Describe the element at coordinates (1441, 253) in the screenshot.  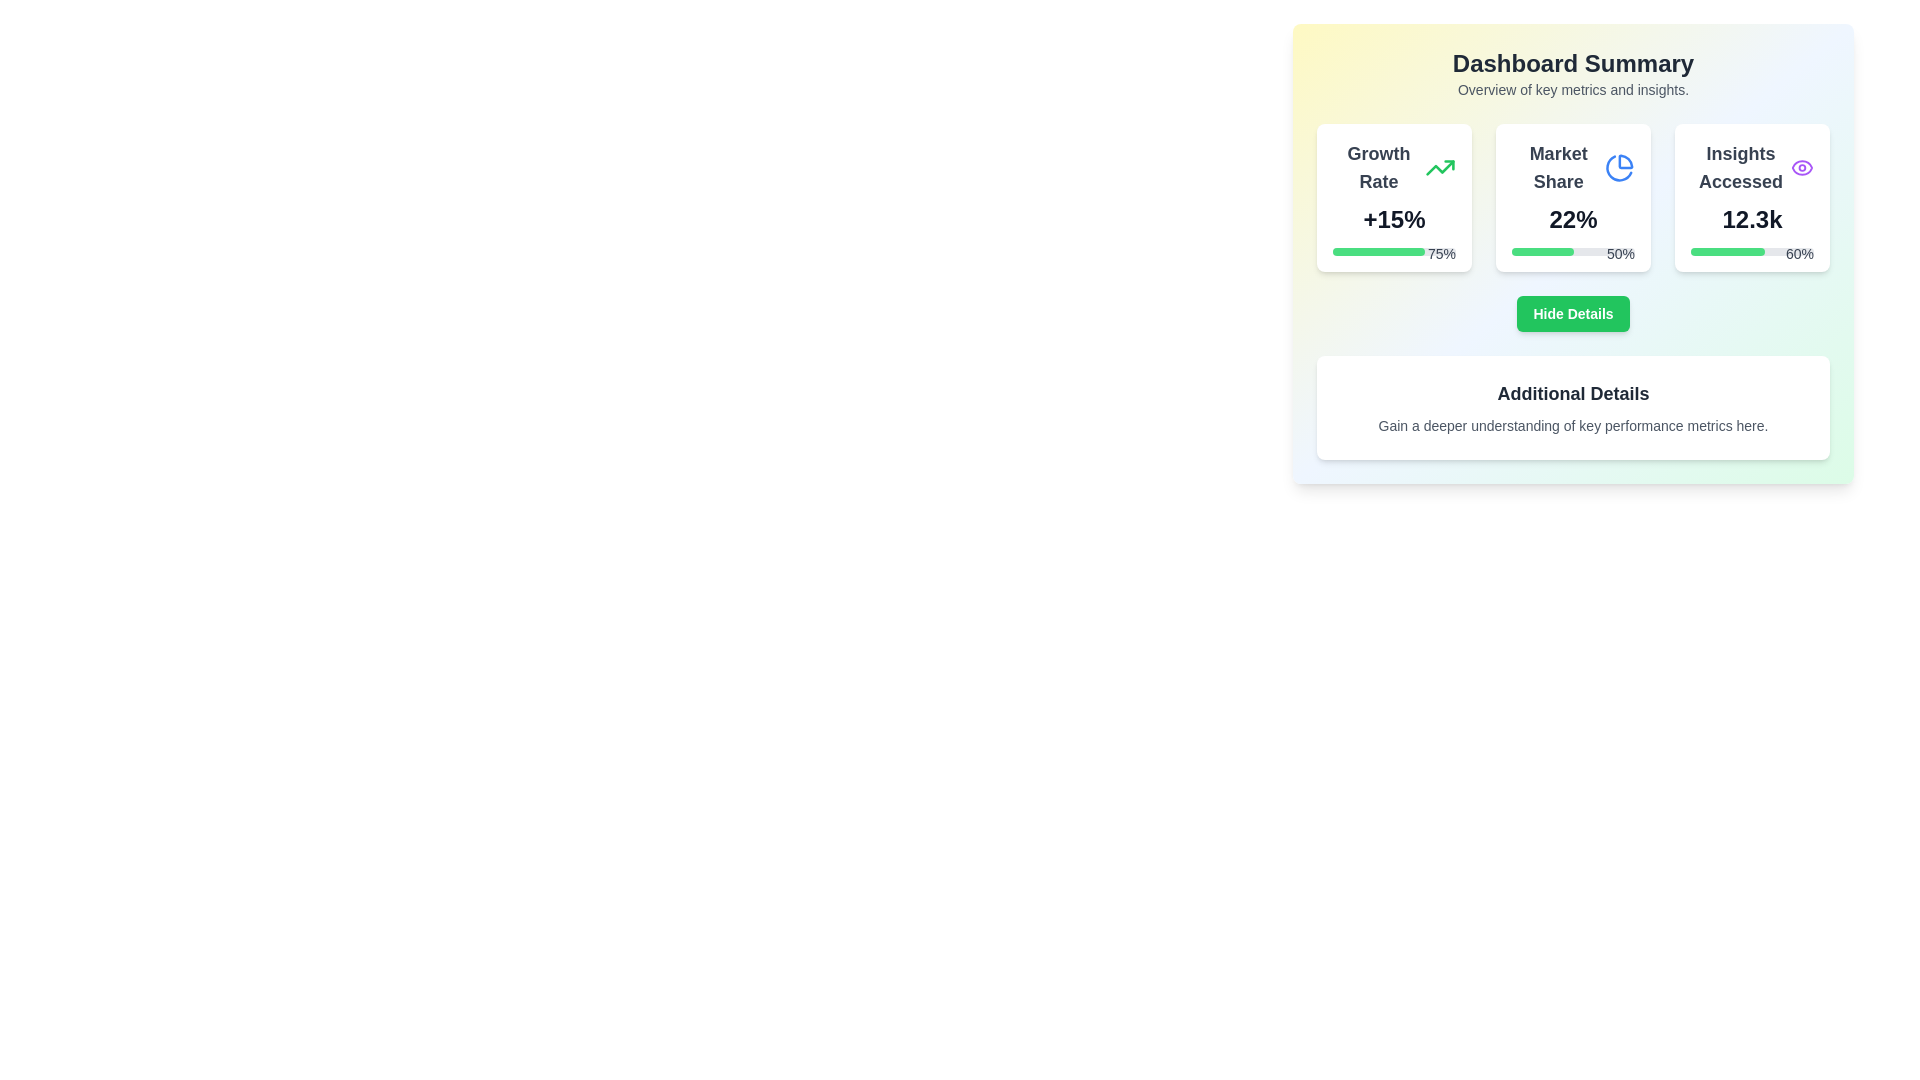
I see `the text element that displays the progress percentage, located in the top-right corner above the green progress bar indicating 75% completion` at that location.